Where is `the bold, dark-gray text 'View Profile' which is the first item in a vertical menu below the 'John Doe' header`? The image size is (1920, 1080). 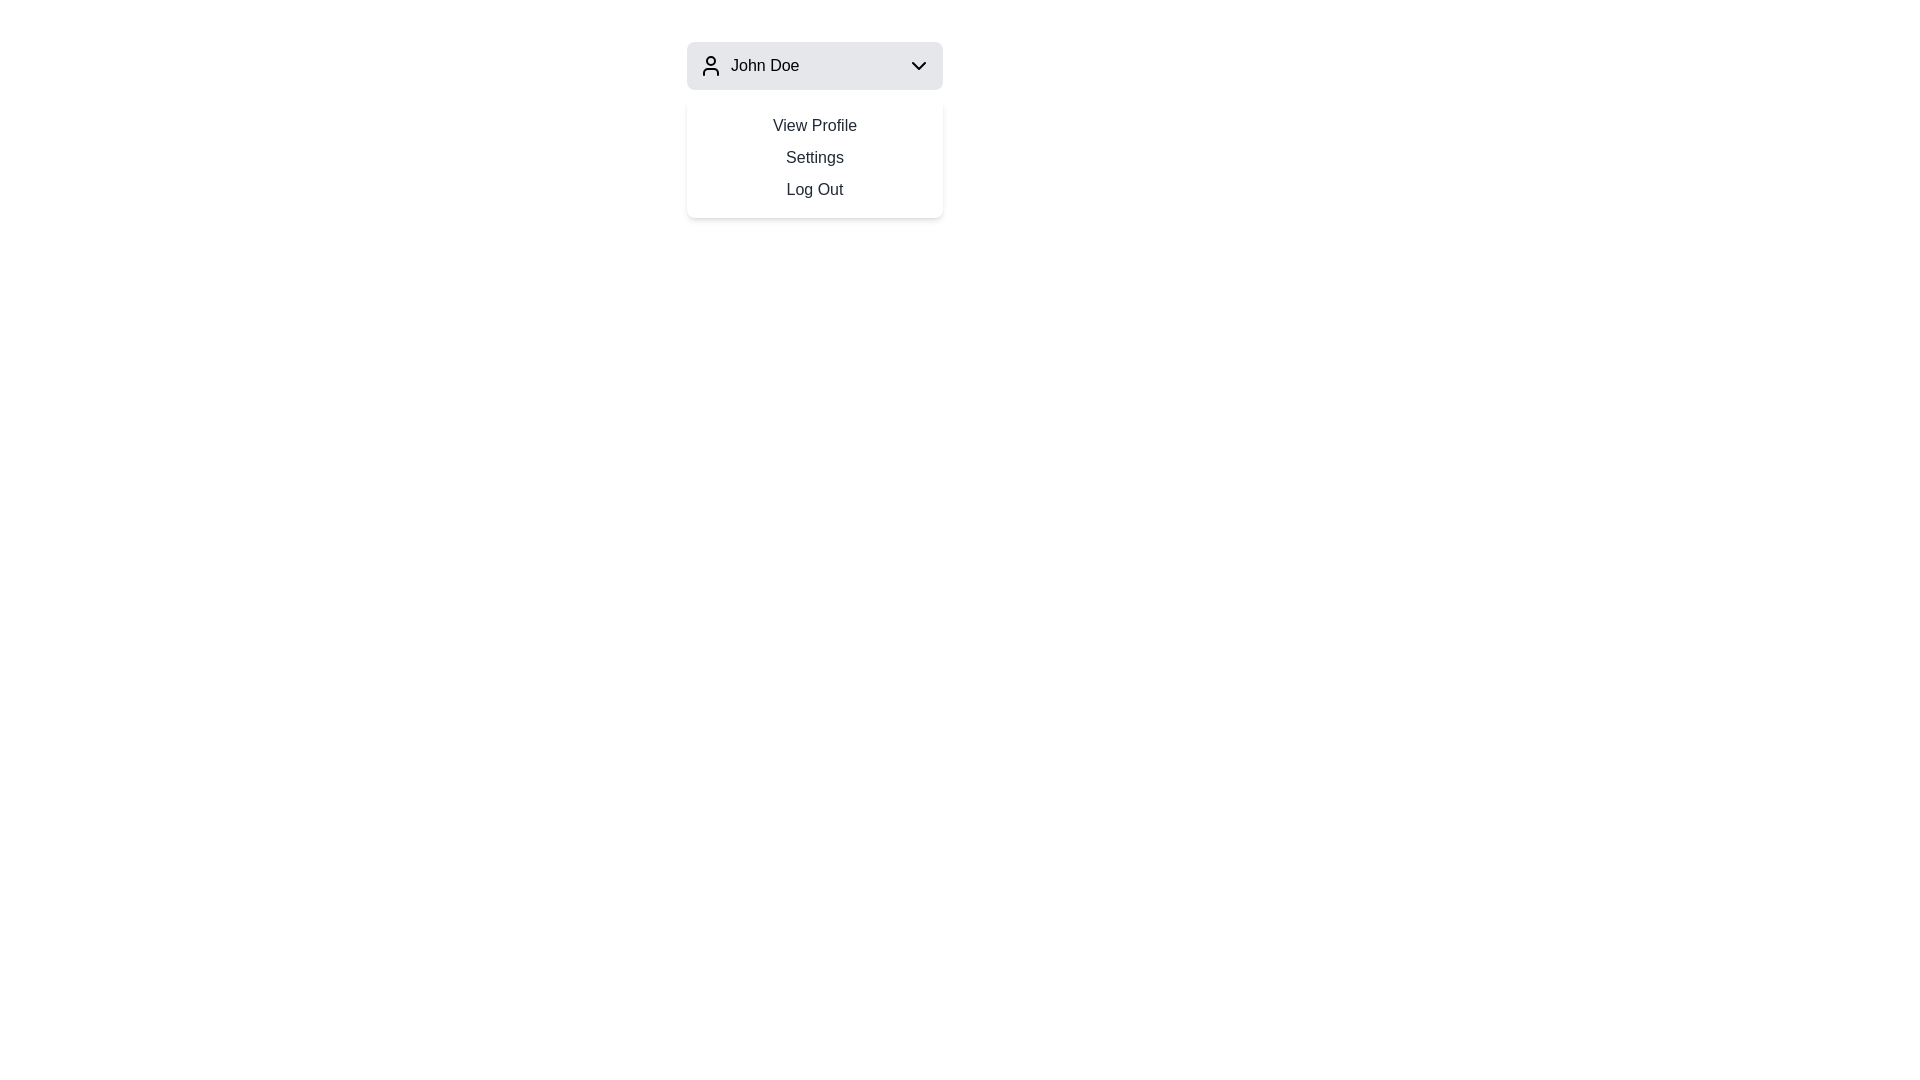 the bold, dark-gray text 'View Profile' which is the first item in a vertical menu below the 'John Doe' header is located at coordinates (815, 126).